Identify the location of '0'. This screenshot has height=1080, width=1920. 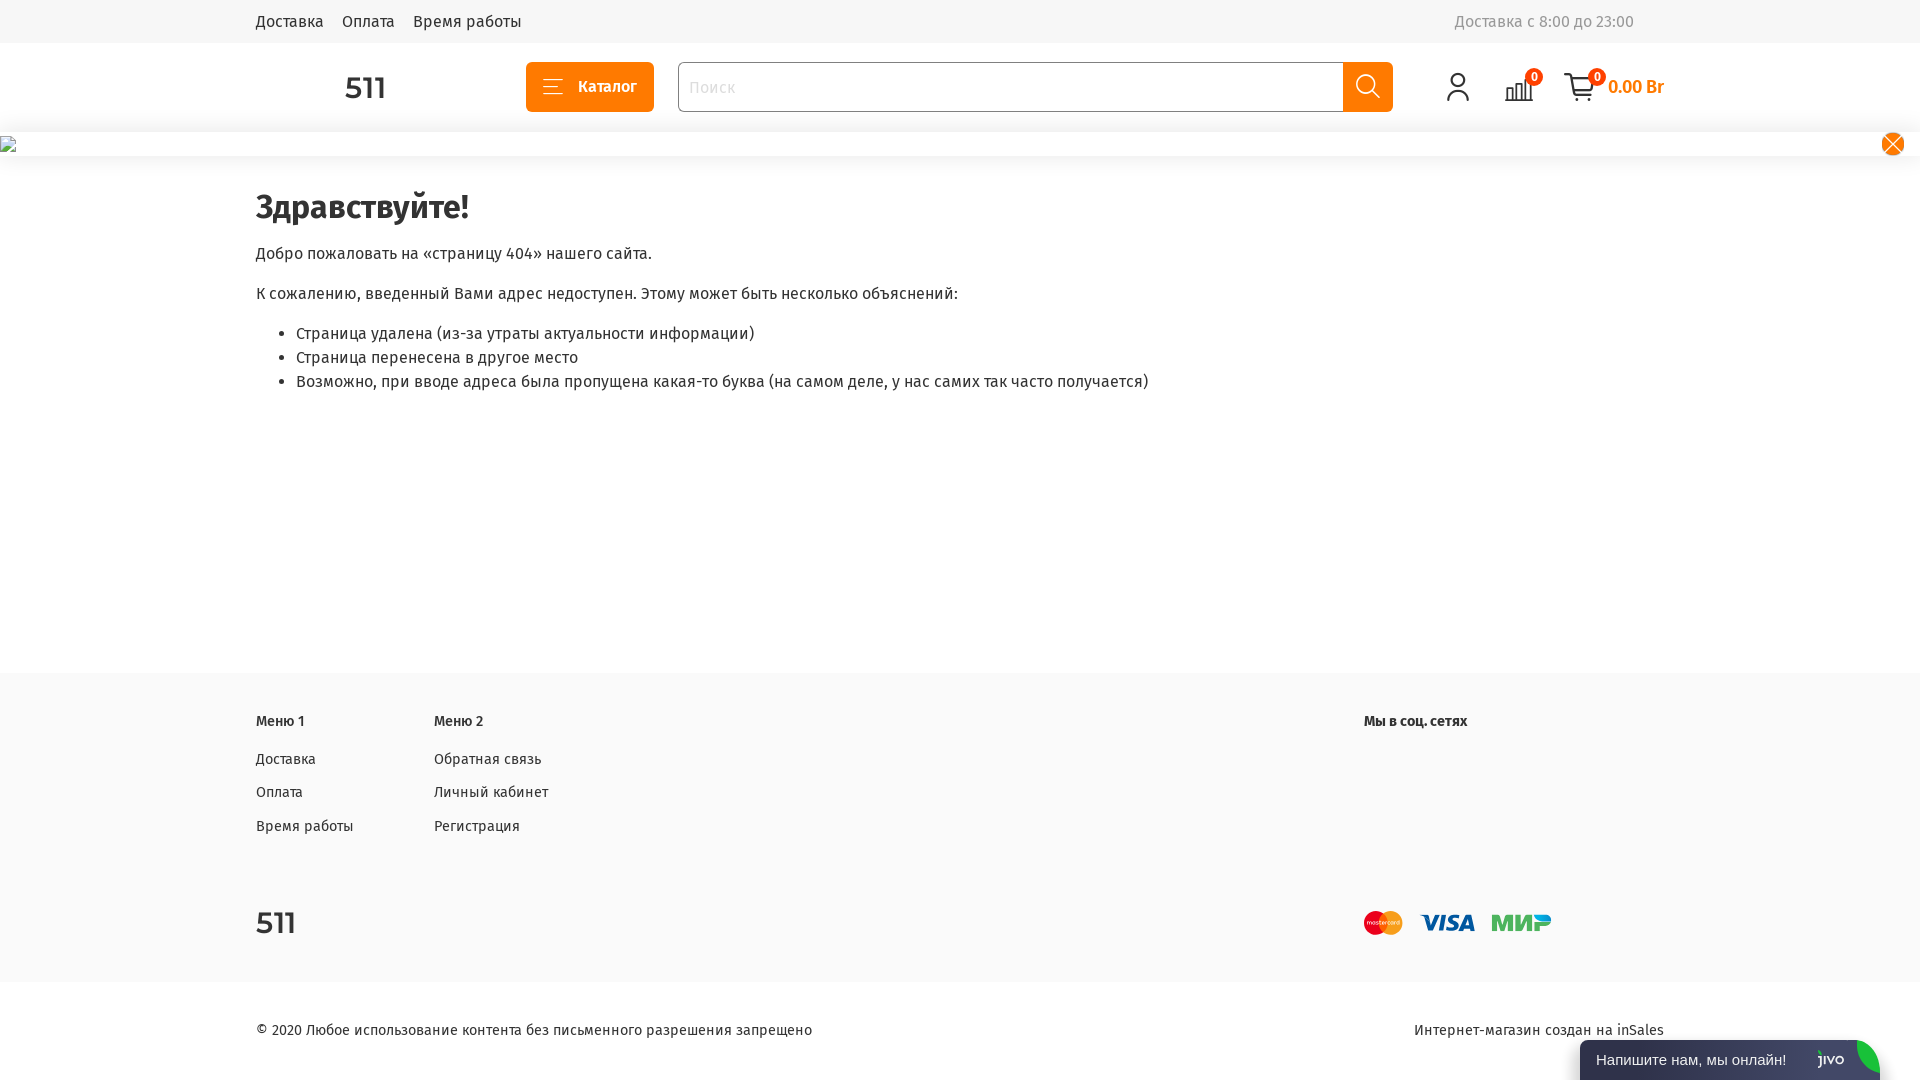
(1518, 86).